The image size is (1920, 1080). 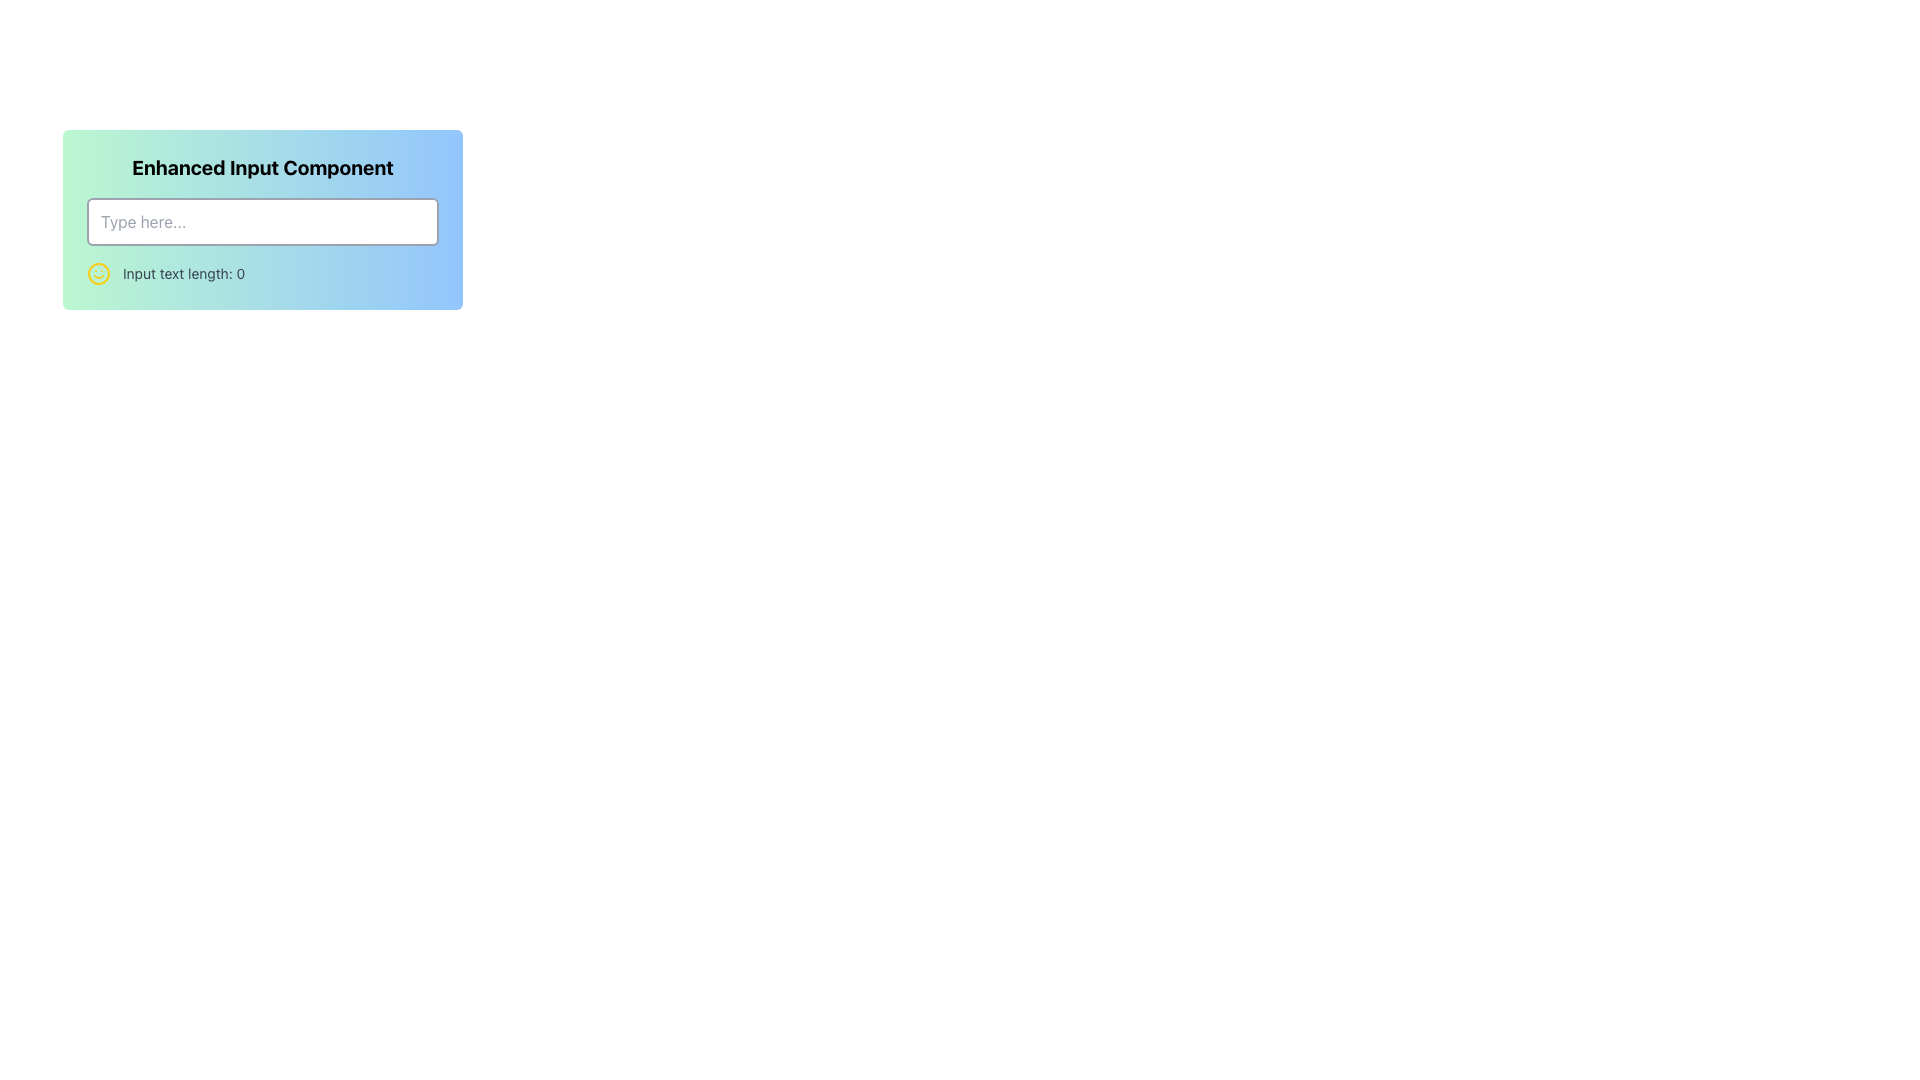 I want to click on the Text Label that displays the real-time length of the input typed in the associated text box, which is horizontally aligned to the right of a yellow smiley face icon, so click(x=184, y=273).